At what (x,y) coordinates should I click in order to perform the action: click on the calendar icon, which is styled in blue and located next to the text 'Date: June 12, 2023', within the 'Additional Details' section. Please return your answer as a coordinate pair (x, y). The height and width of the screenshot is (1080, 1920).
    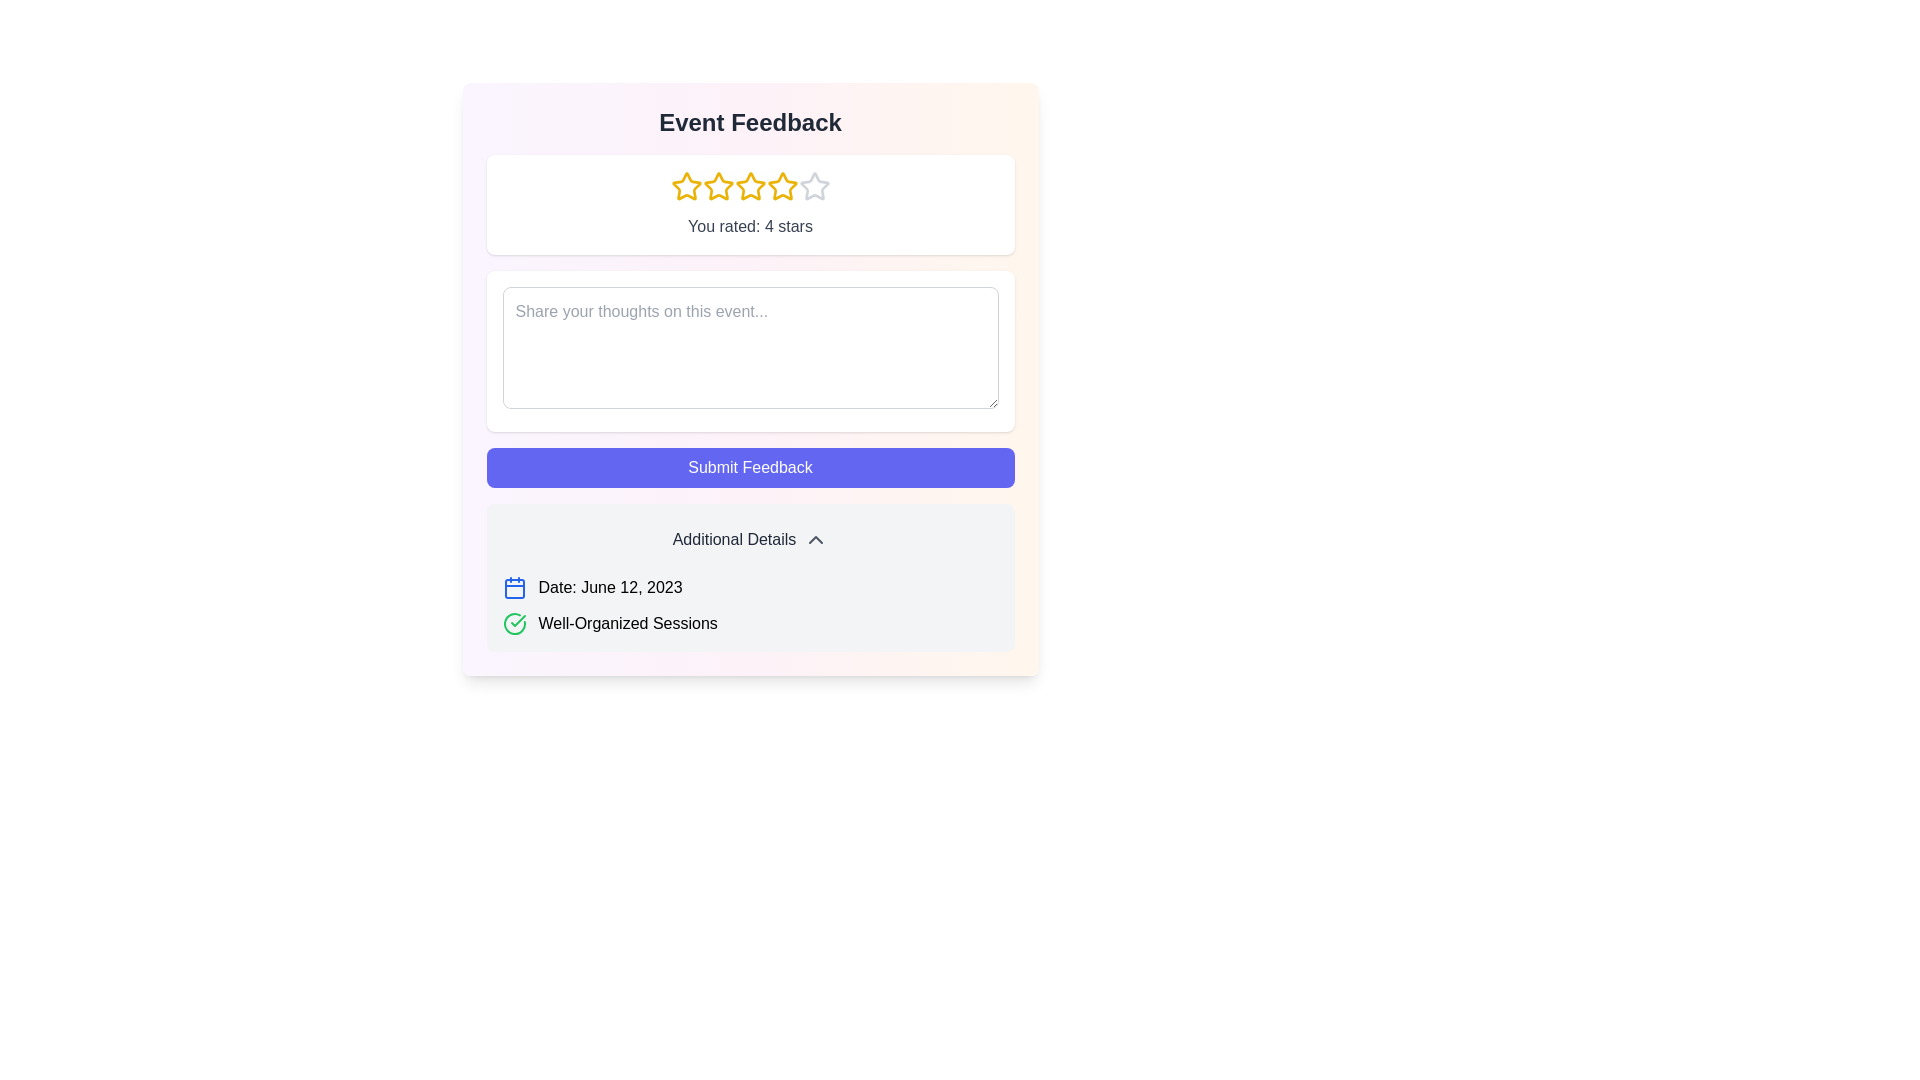
    Looking at the image, I should click on (514, 586).